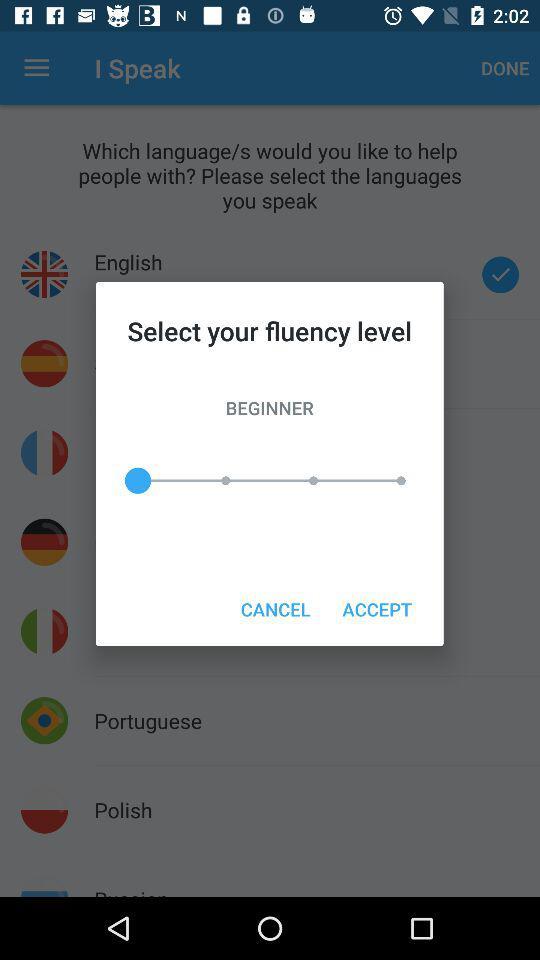 The image size is (540, 960). What do you see at coordinates (274, 608) in the screenshot?
I see `the item to the left of the accept` at bounding box center [274, 608].